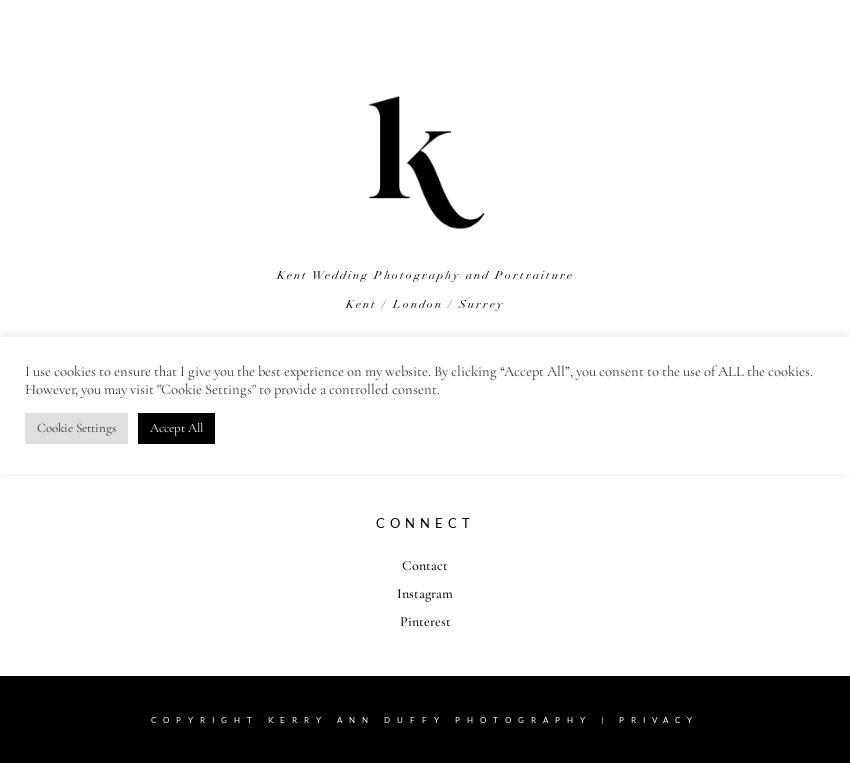 The height and width of the screenshot is (763, 850). I want to click on 'Copyright Kerry Ann Duffy Photography |', so click(384, 718).